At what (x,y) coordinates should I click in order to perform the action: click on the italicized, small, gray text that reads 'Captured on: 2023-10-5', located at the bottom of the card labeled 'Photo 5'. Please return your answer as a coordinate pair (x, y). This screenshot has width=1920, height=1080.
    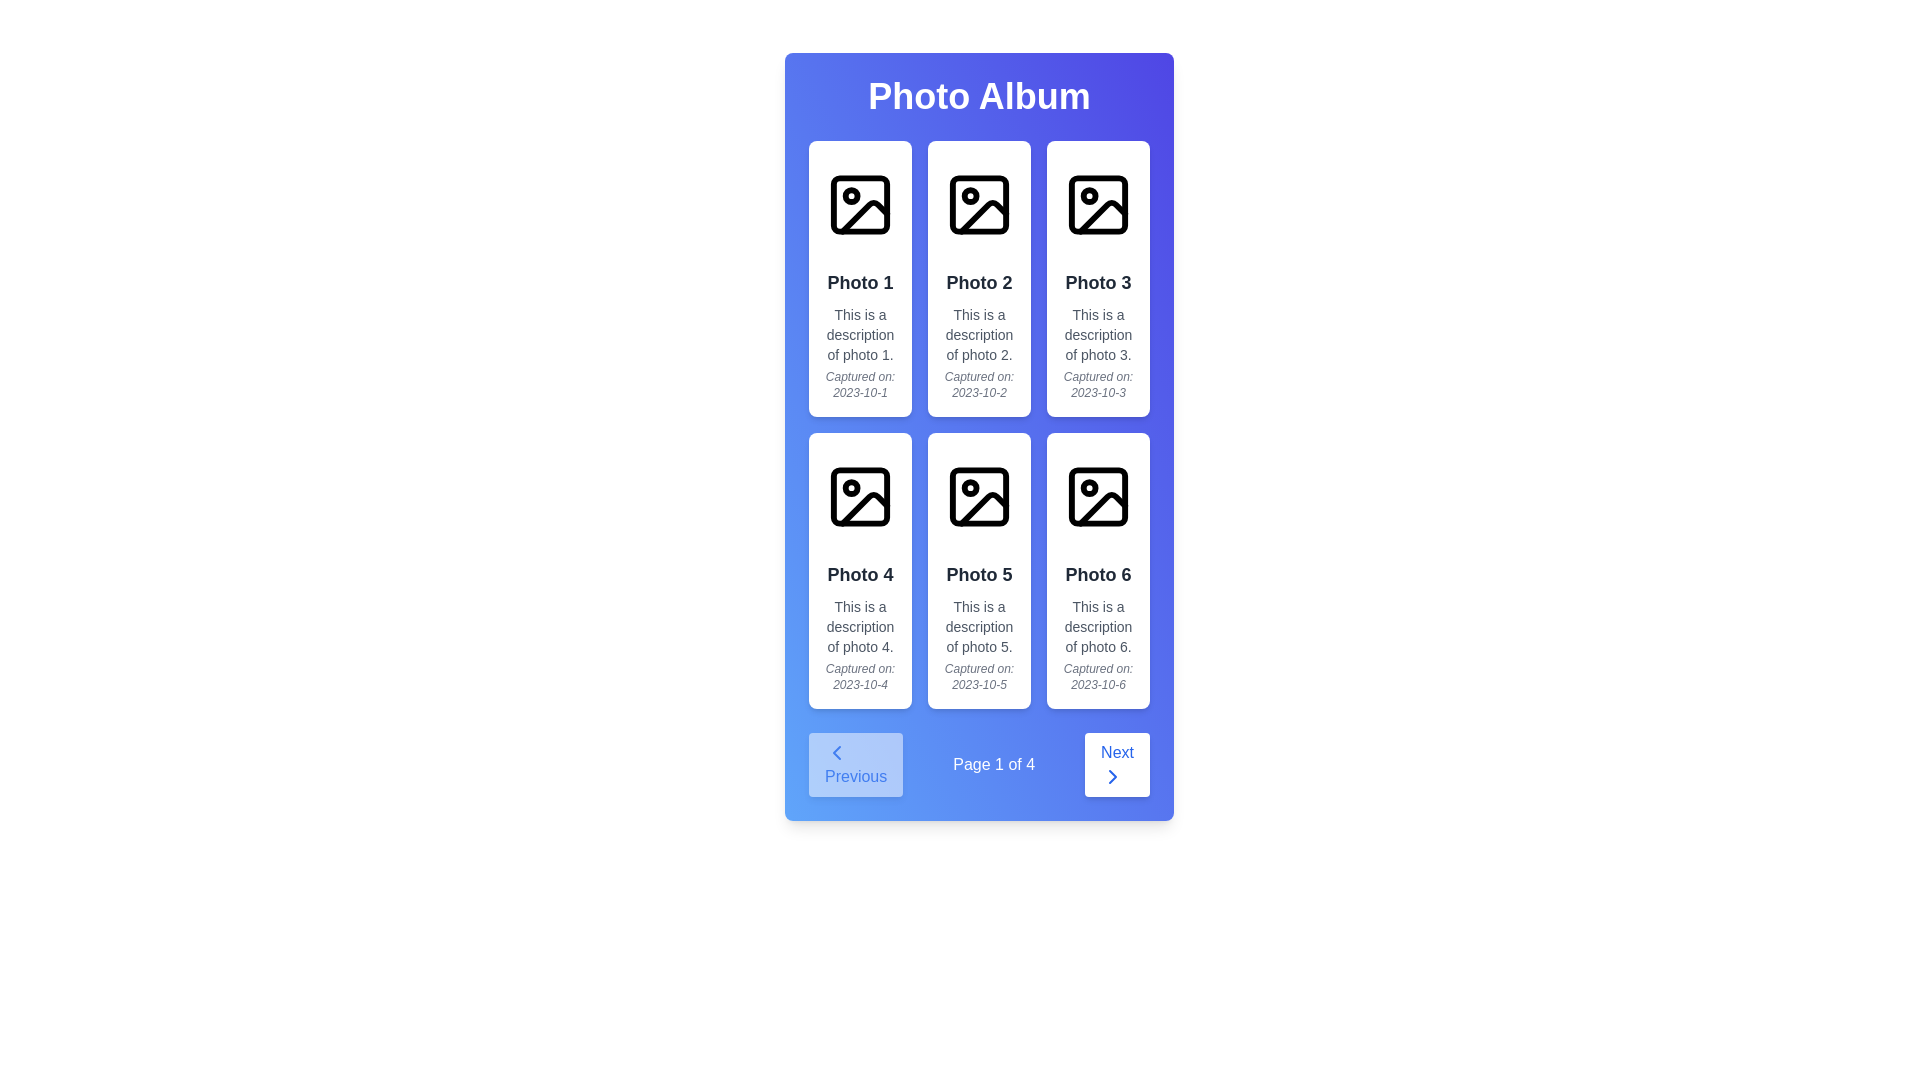
    Looking at the image, I should click on (979, 676).